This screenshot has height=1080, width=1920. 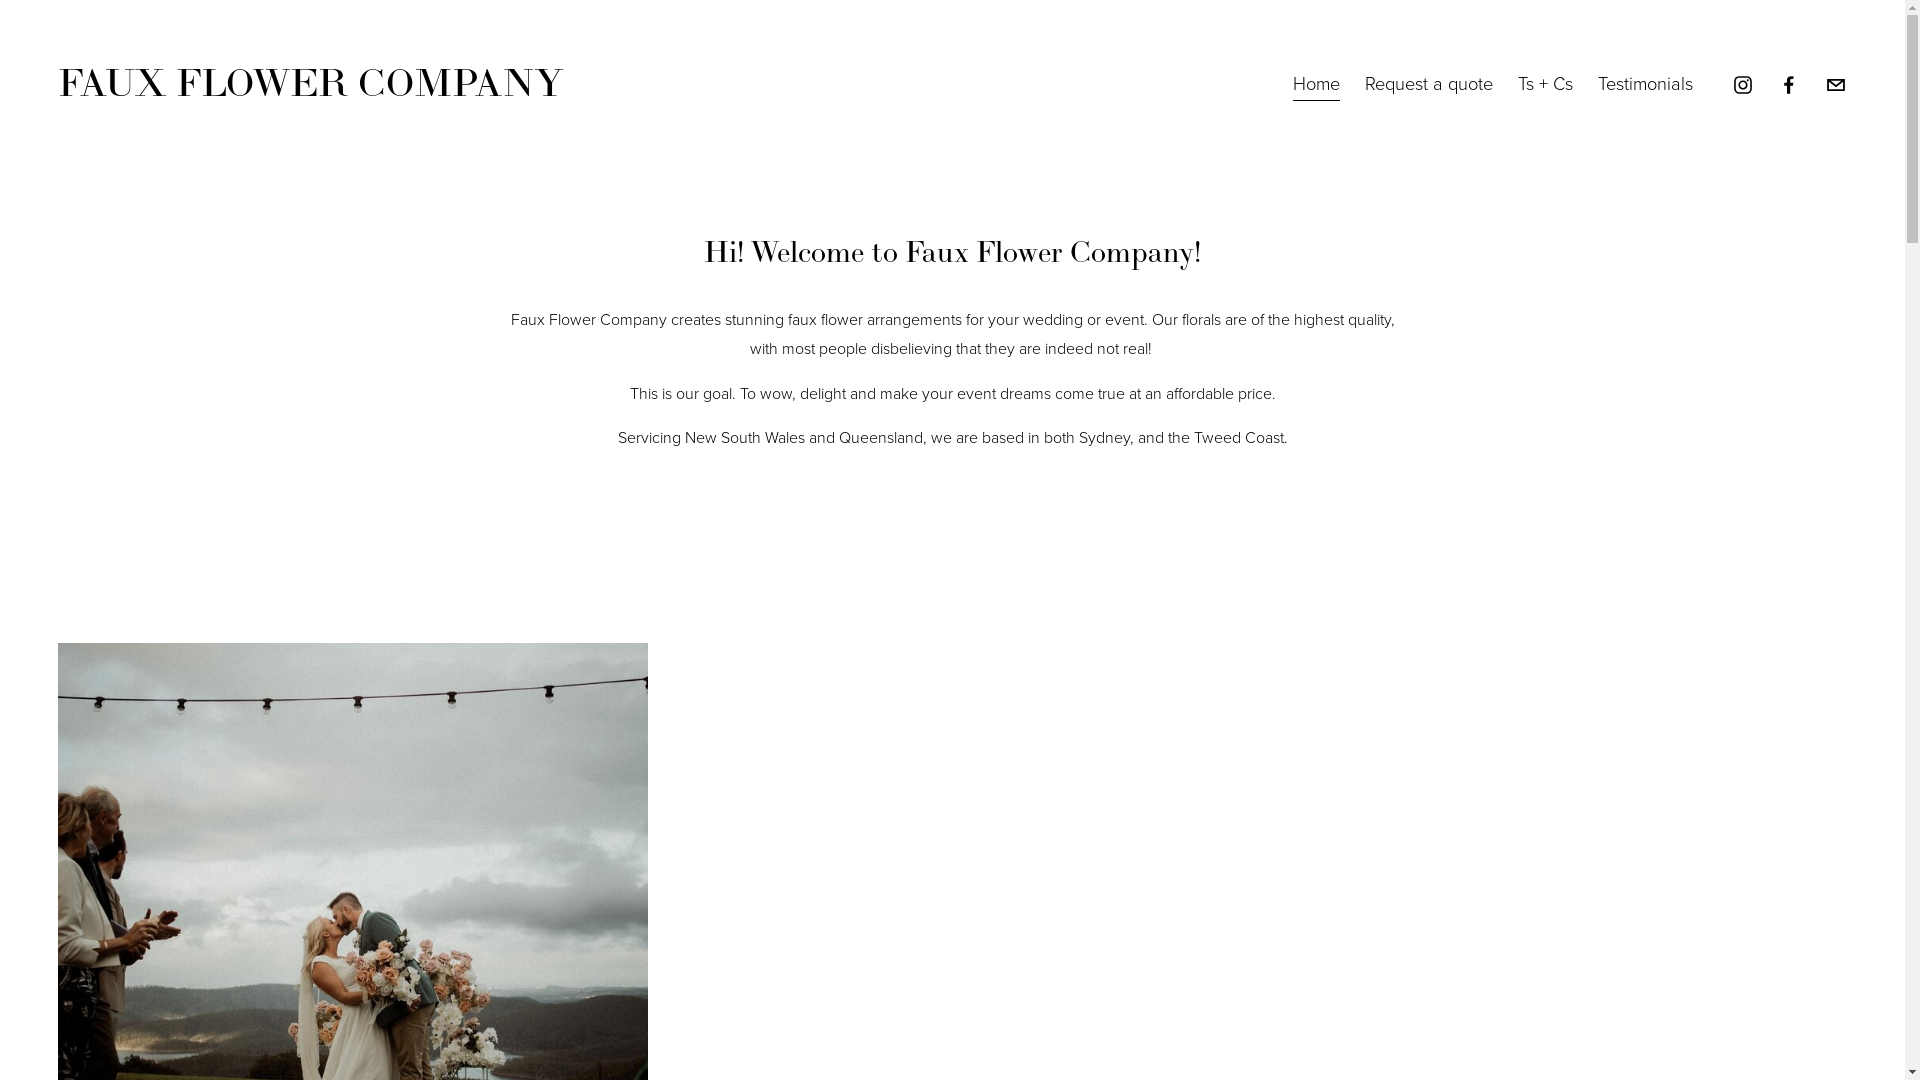 What do you see at coordinates (1517, 84) in the screenshot?
I see `'Ts + Cs'` at bounding box center [1517, 84].